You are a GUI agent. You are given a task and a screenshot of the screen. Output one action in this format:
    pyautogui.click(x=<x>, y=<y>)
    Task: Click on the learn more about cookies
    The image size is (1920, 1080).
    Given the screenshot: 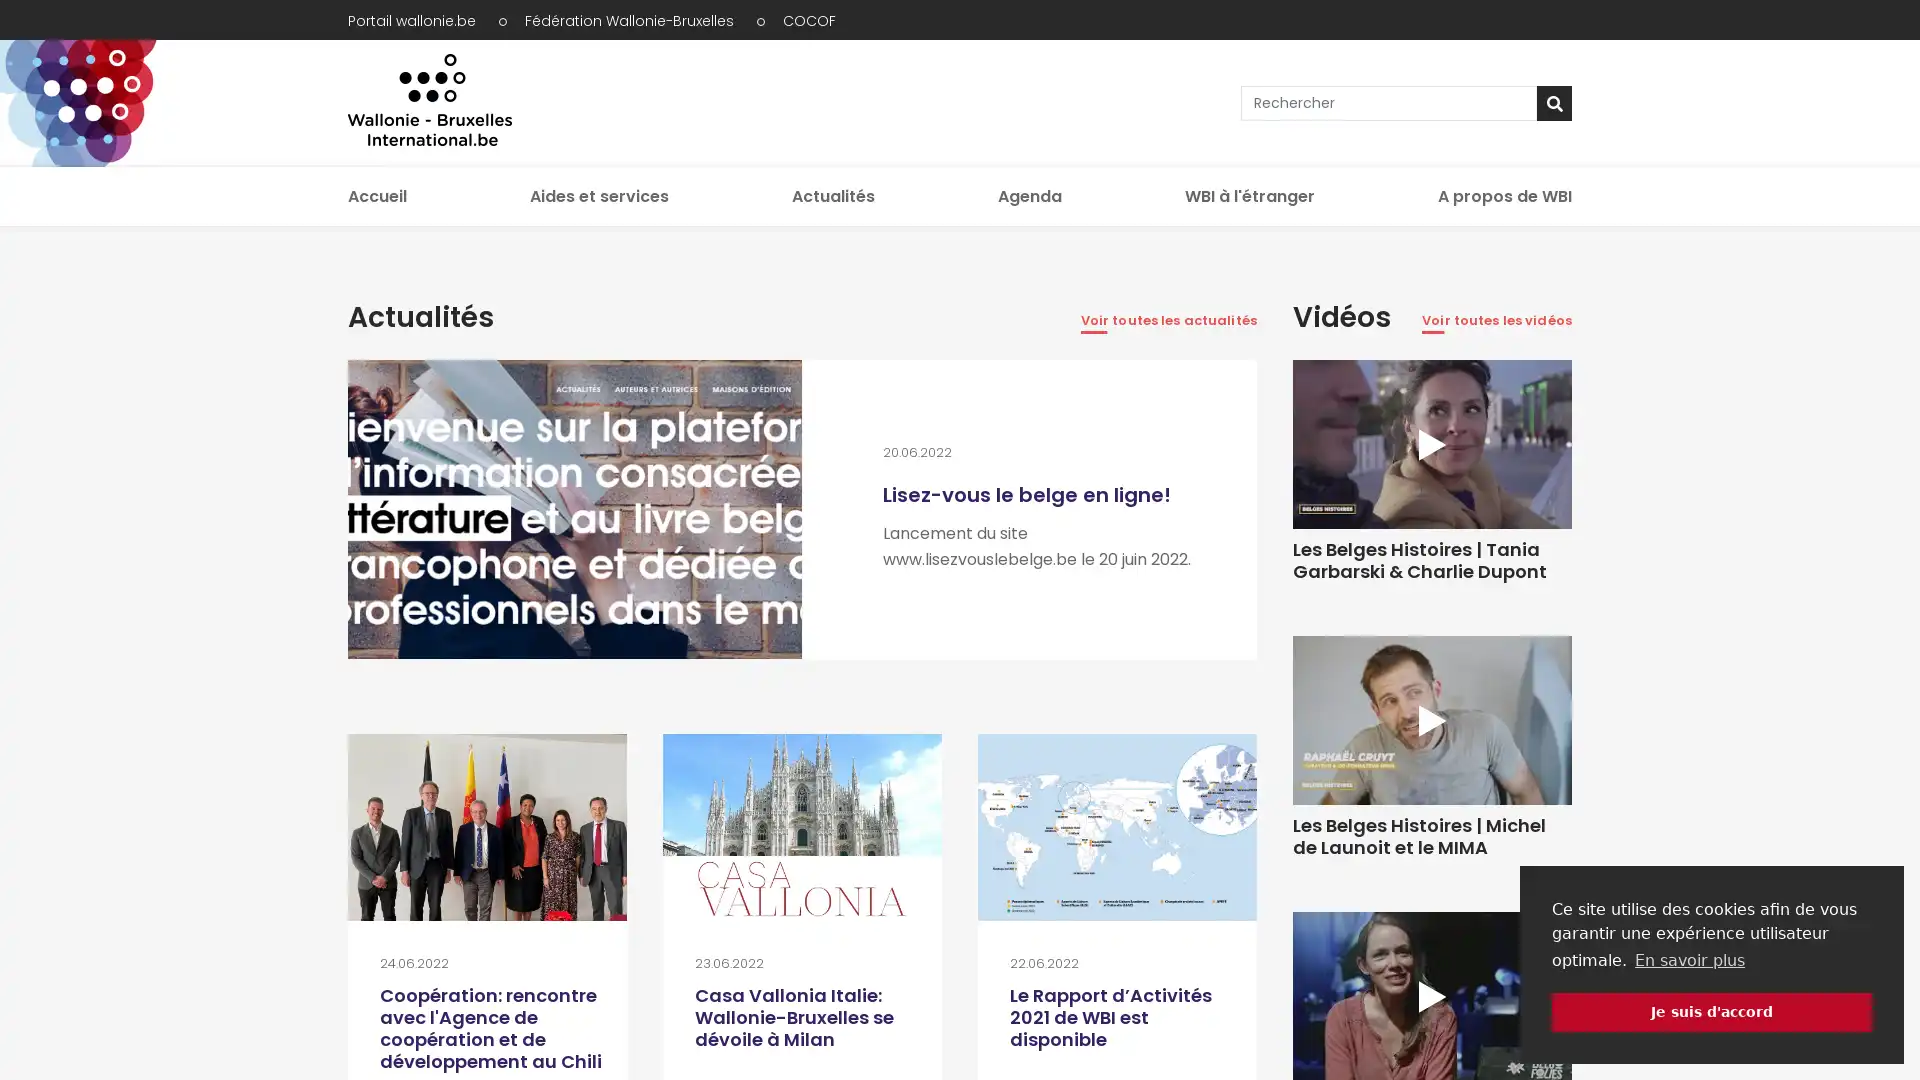 What is the action you would take?
    pyautogui.click(x=1688, y=959)
    